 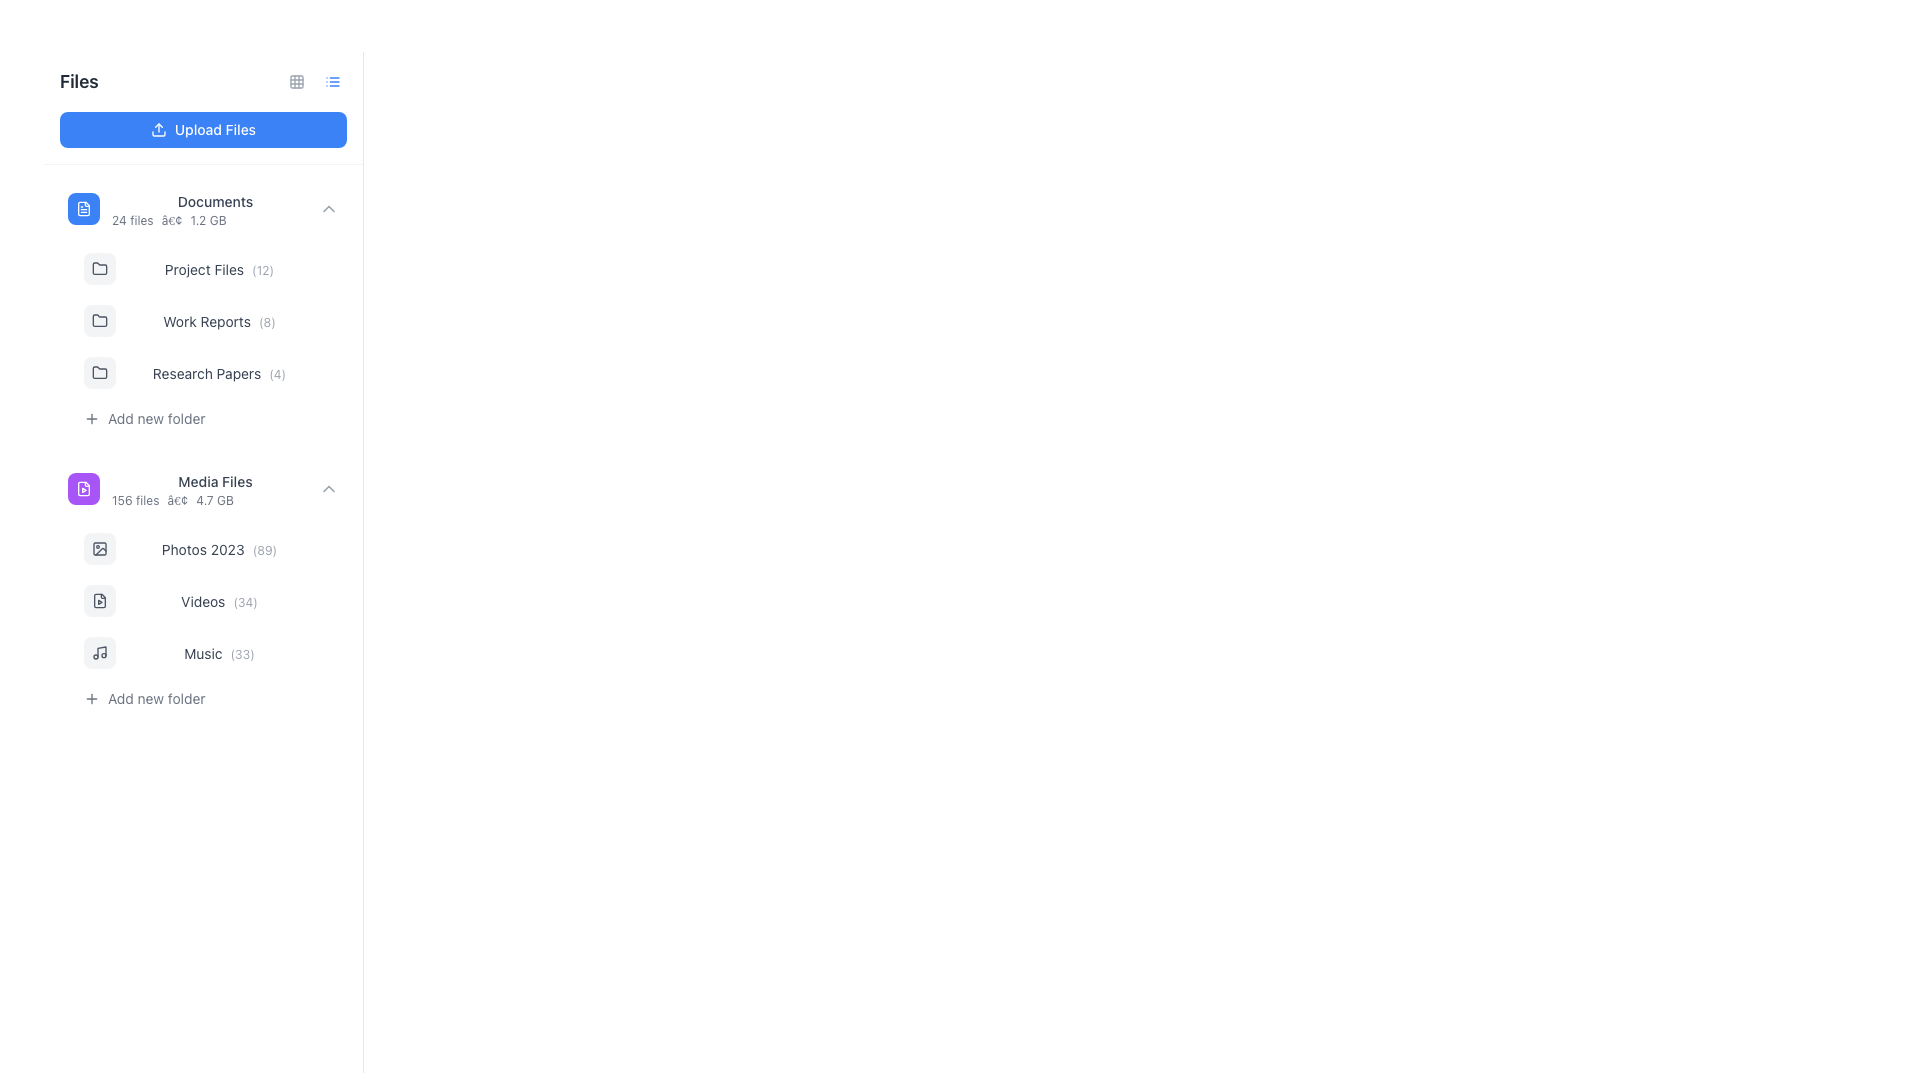 I want to click on the icon button located to the left of the 'Add new folder' label in the 'Media Files' section, so click(x=90, y=697).